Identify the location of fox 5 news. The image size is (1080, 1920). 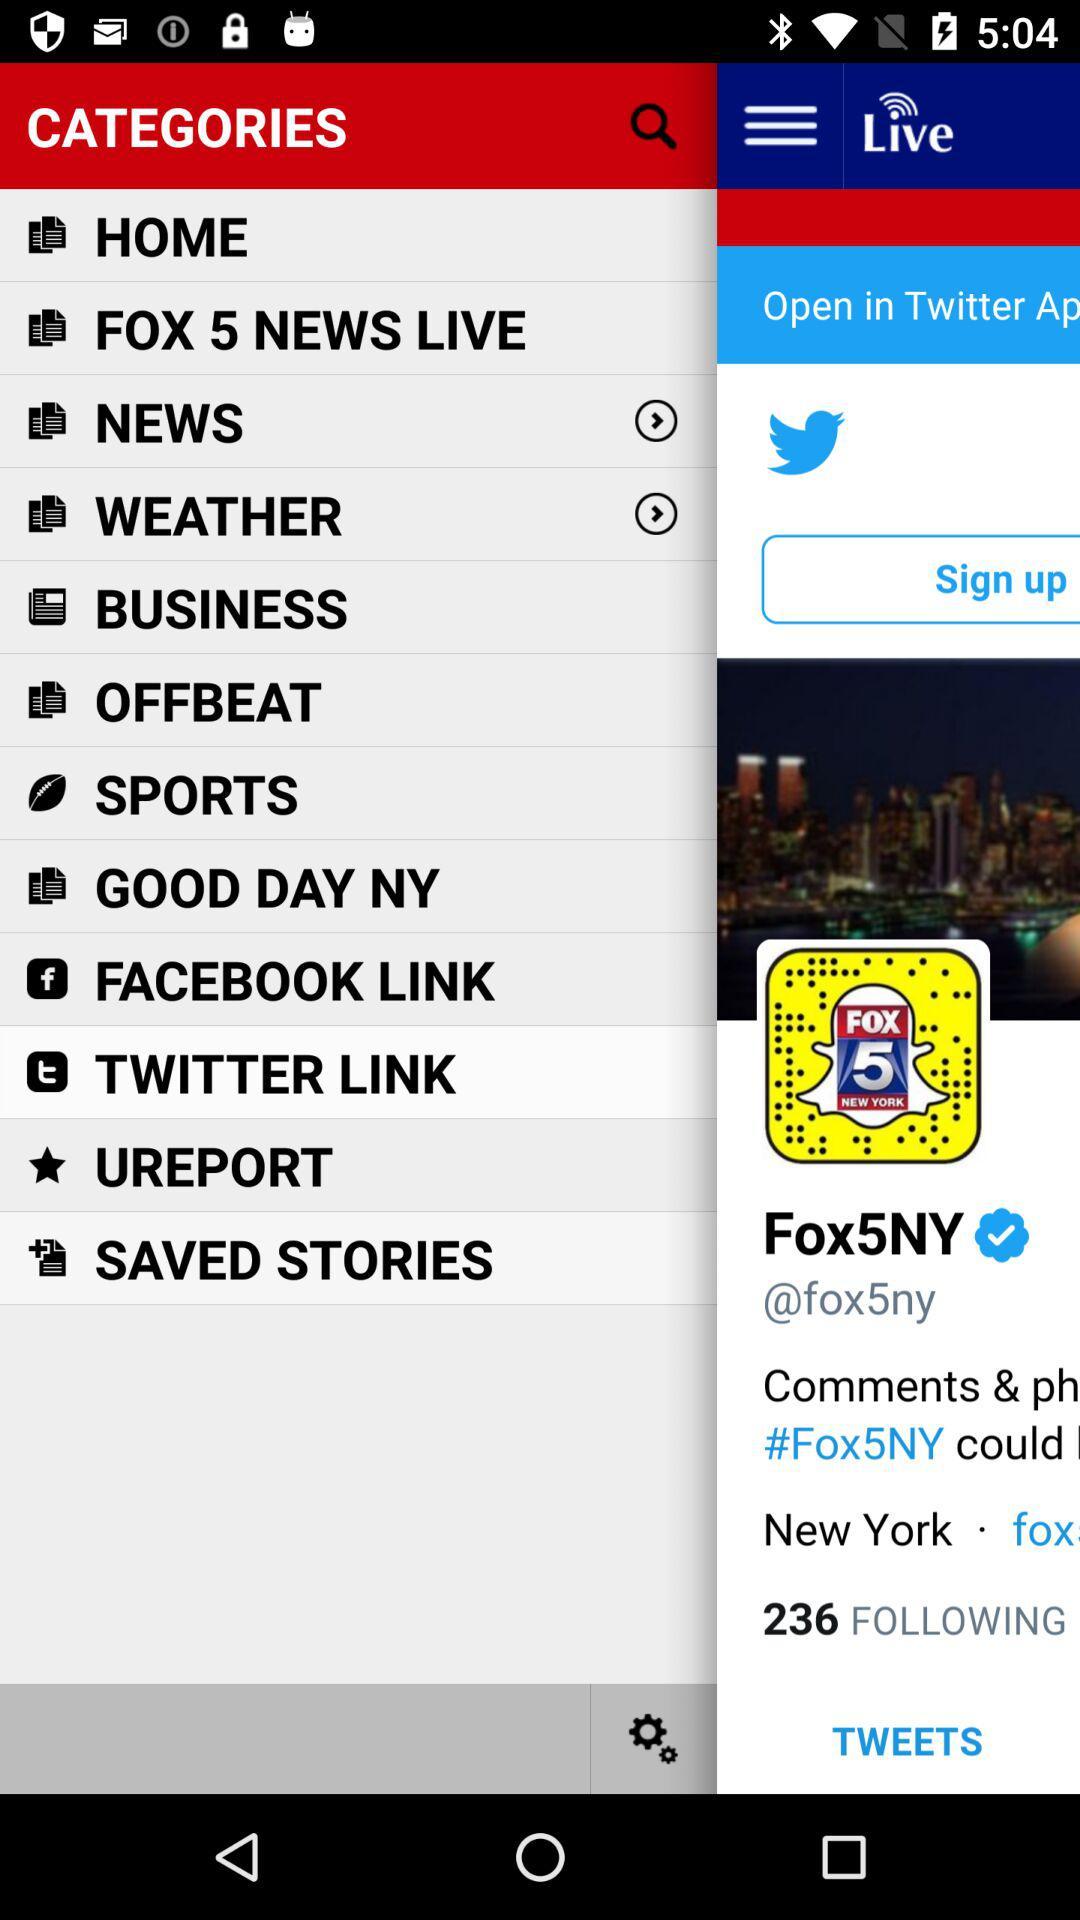
(310, 328).